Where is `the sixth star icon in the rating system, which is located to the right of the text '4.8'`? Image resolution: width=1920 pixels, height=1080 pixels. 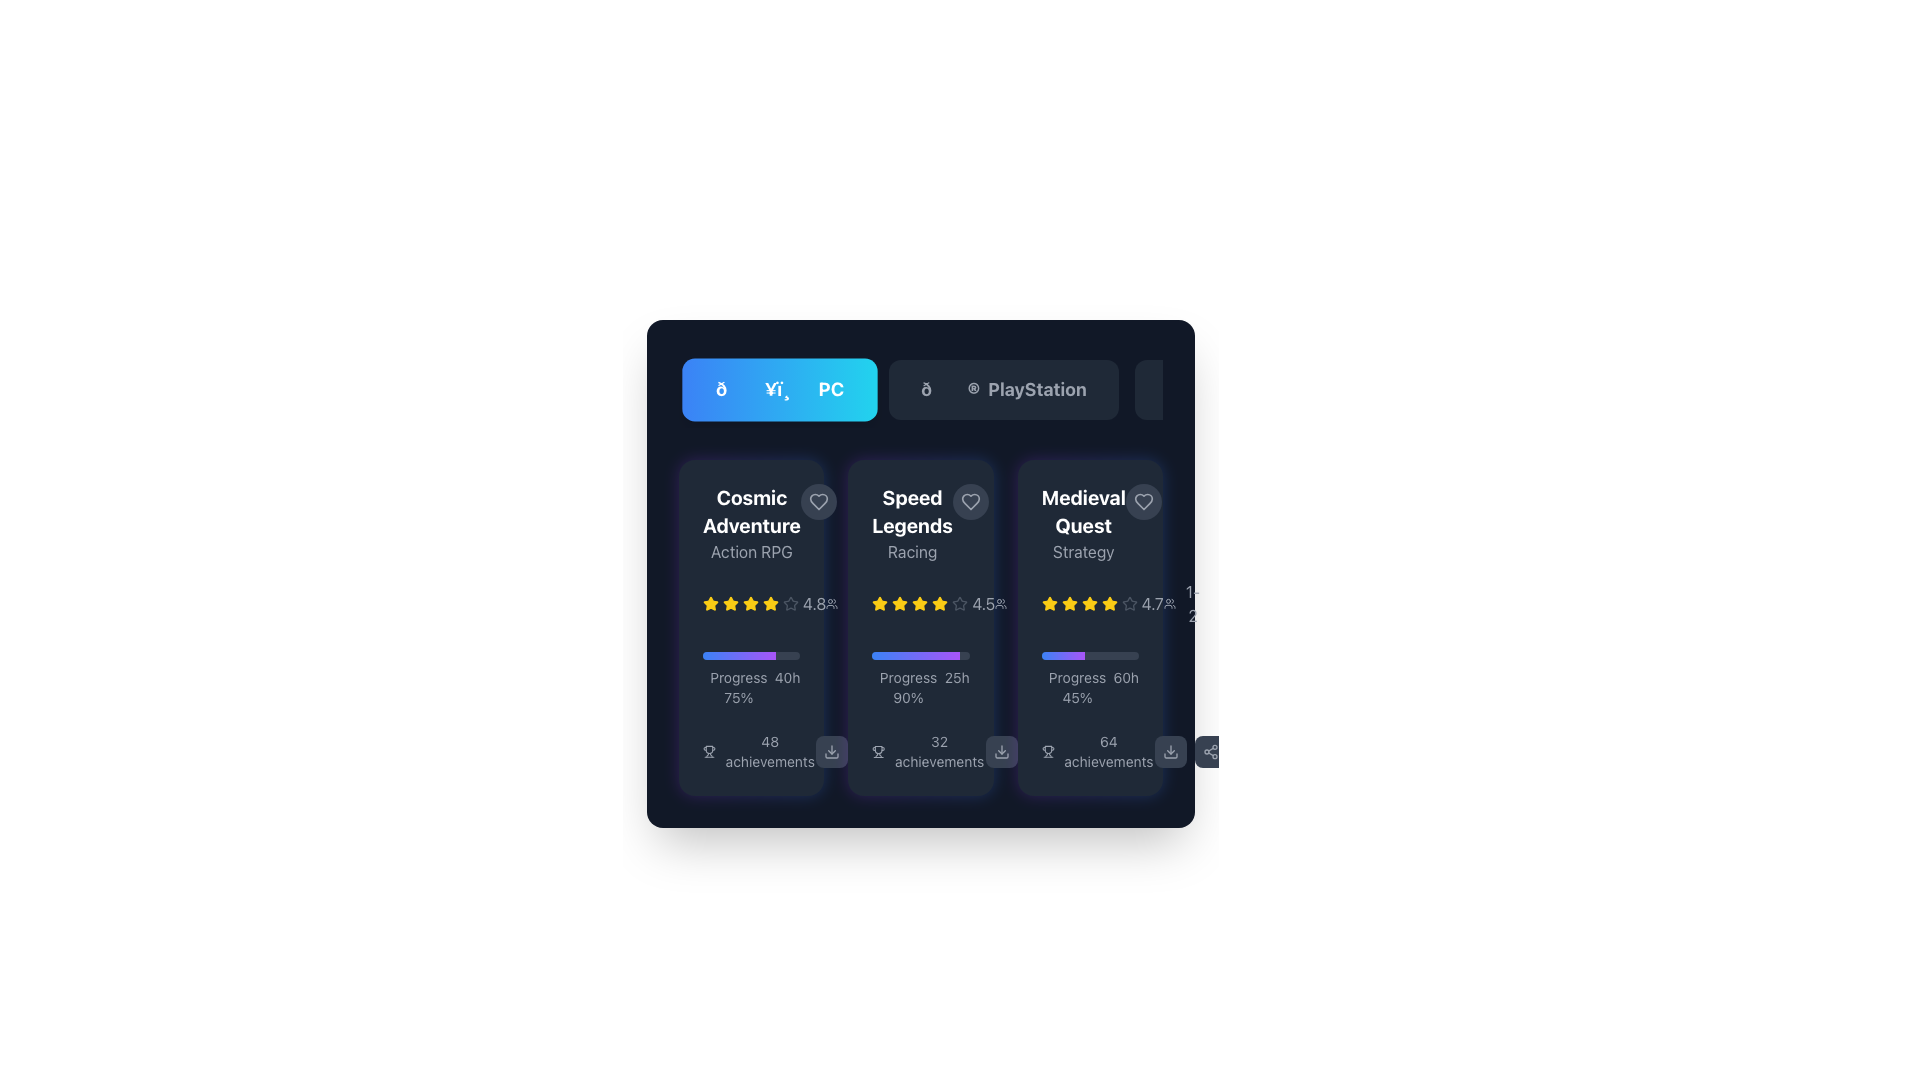
the sixth star icon in the rating system, which is located to the right of the text '4.8' is located at coordinates (770, 603).